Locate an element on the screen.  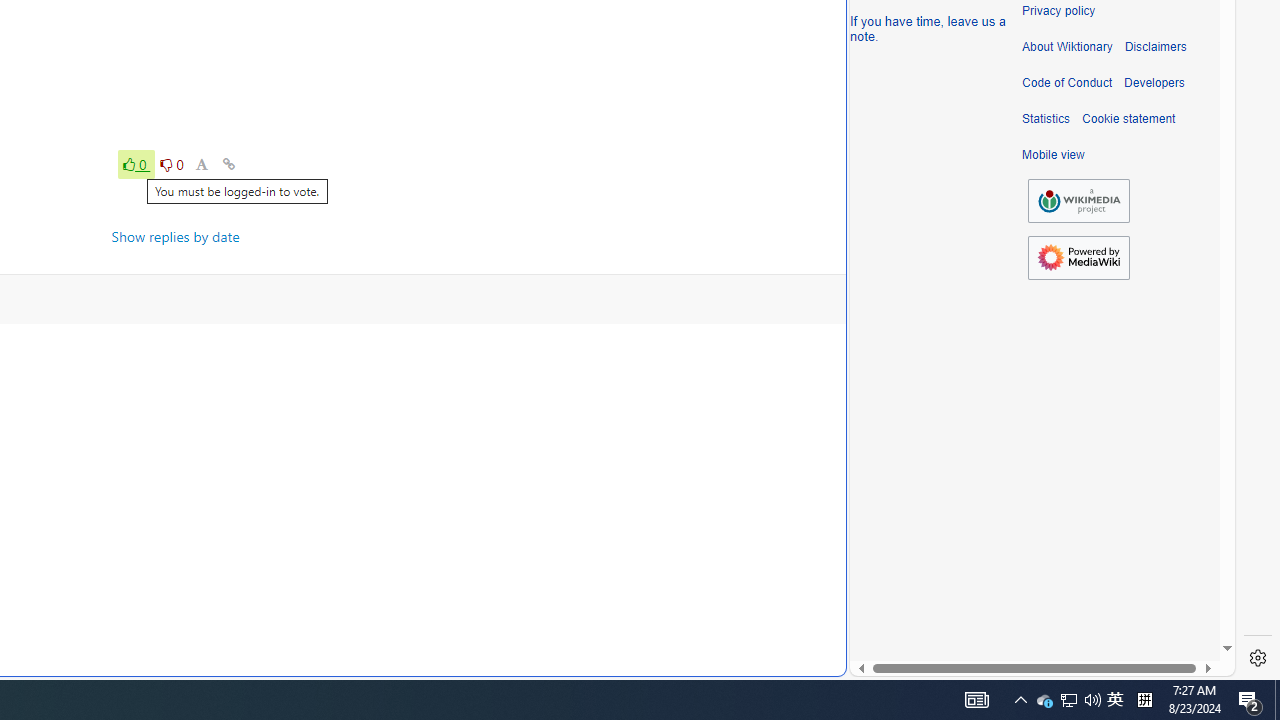
'Privacy policy' is located at coordinates (1057, 11).